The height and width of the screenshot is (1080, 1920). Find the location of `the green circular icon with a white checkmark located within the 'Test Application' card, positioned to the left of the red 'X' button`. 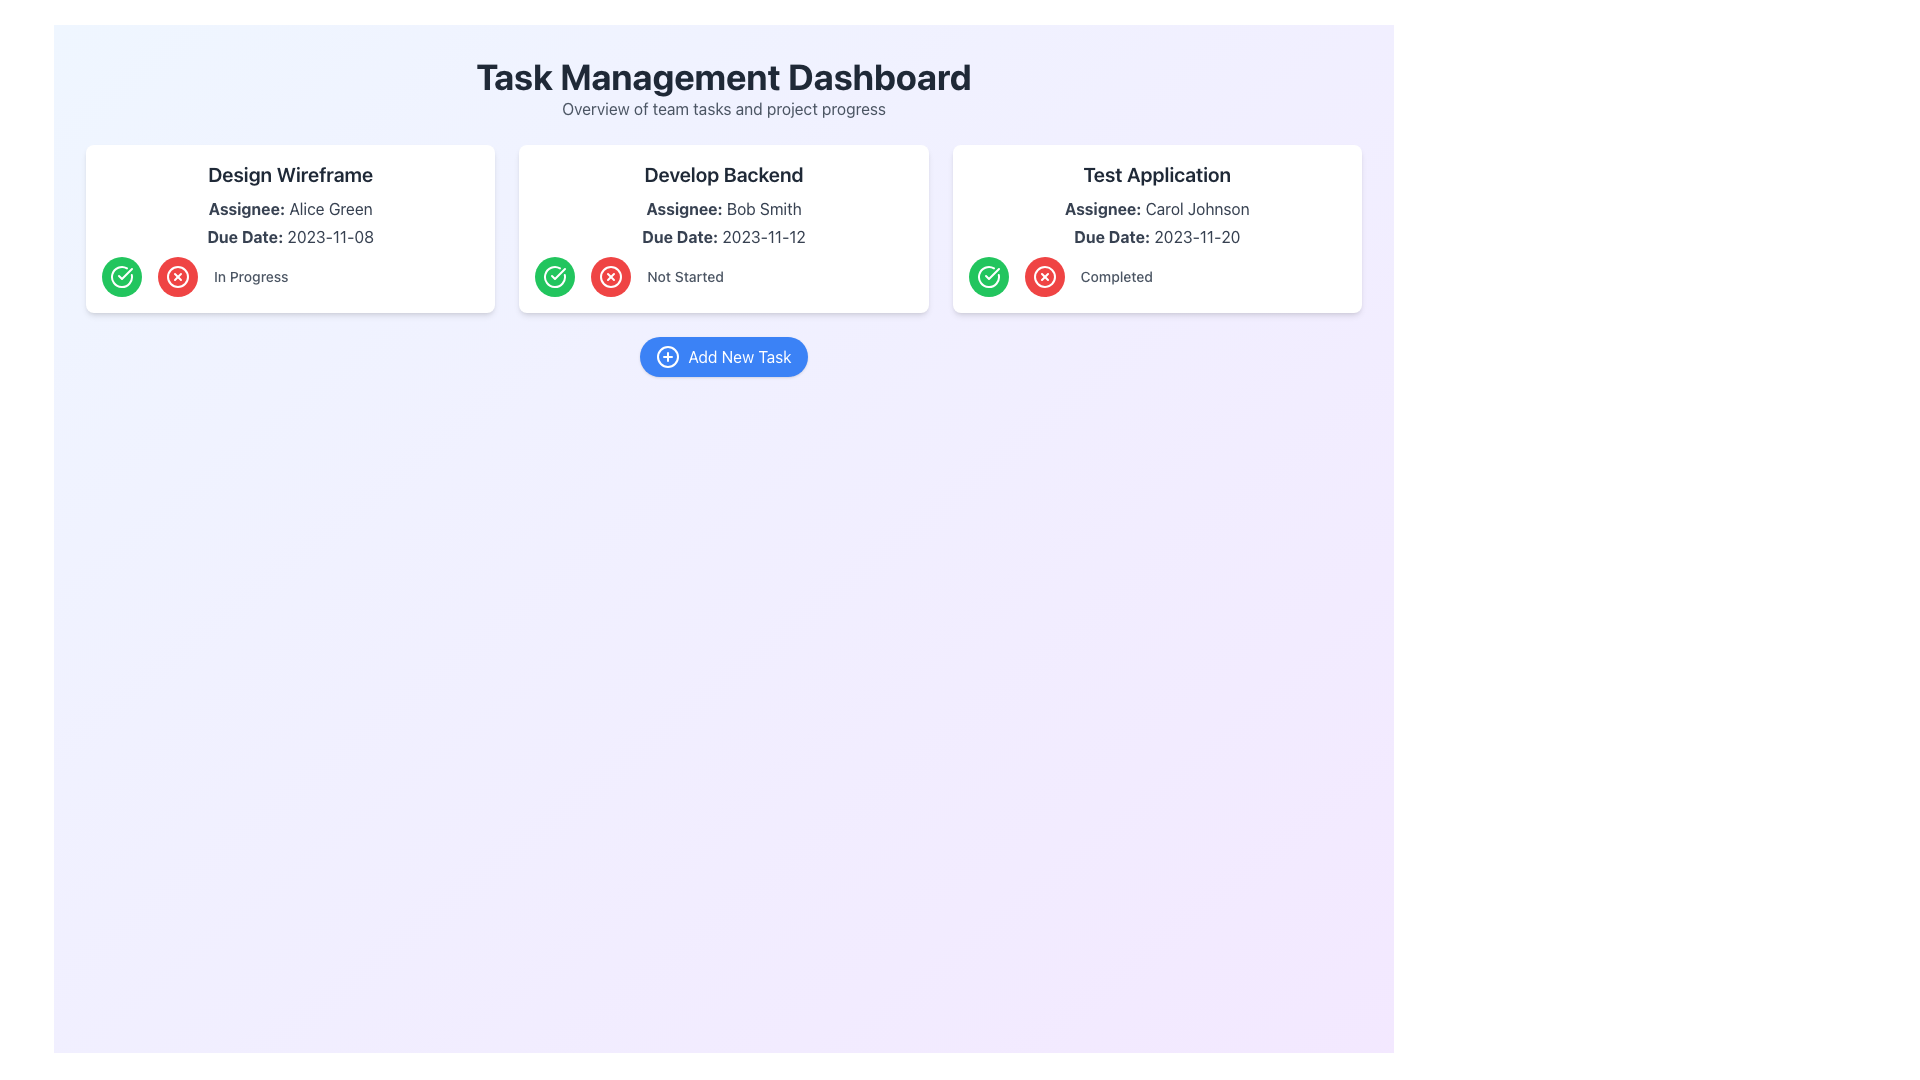

the green circular icon with a white checkmark located within the 'Test Application' card, positioned to the left of the red 'X' button is located at coordinates (988, 277).